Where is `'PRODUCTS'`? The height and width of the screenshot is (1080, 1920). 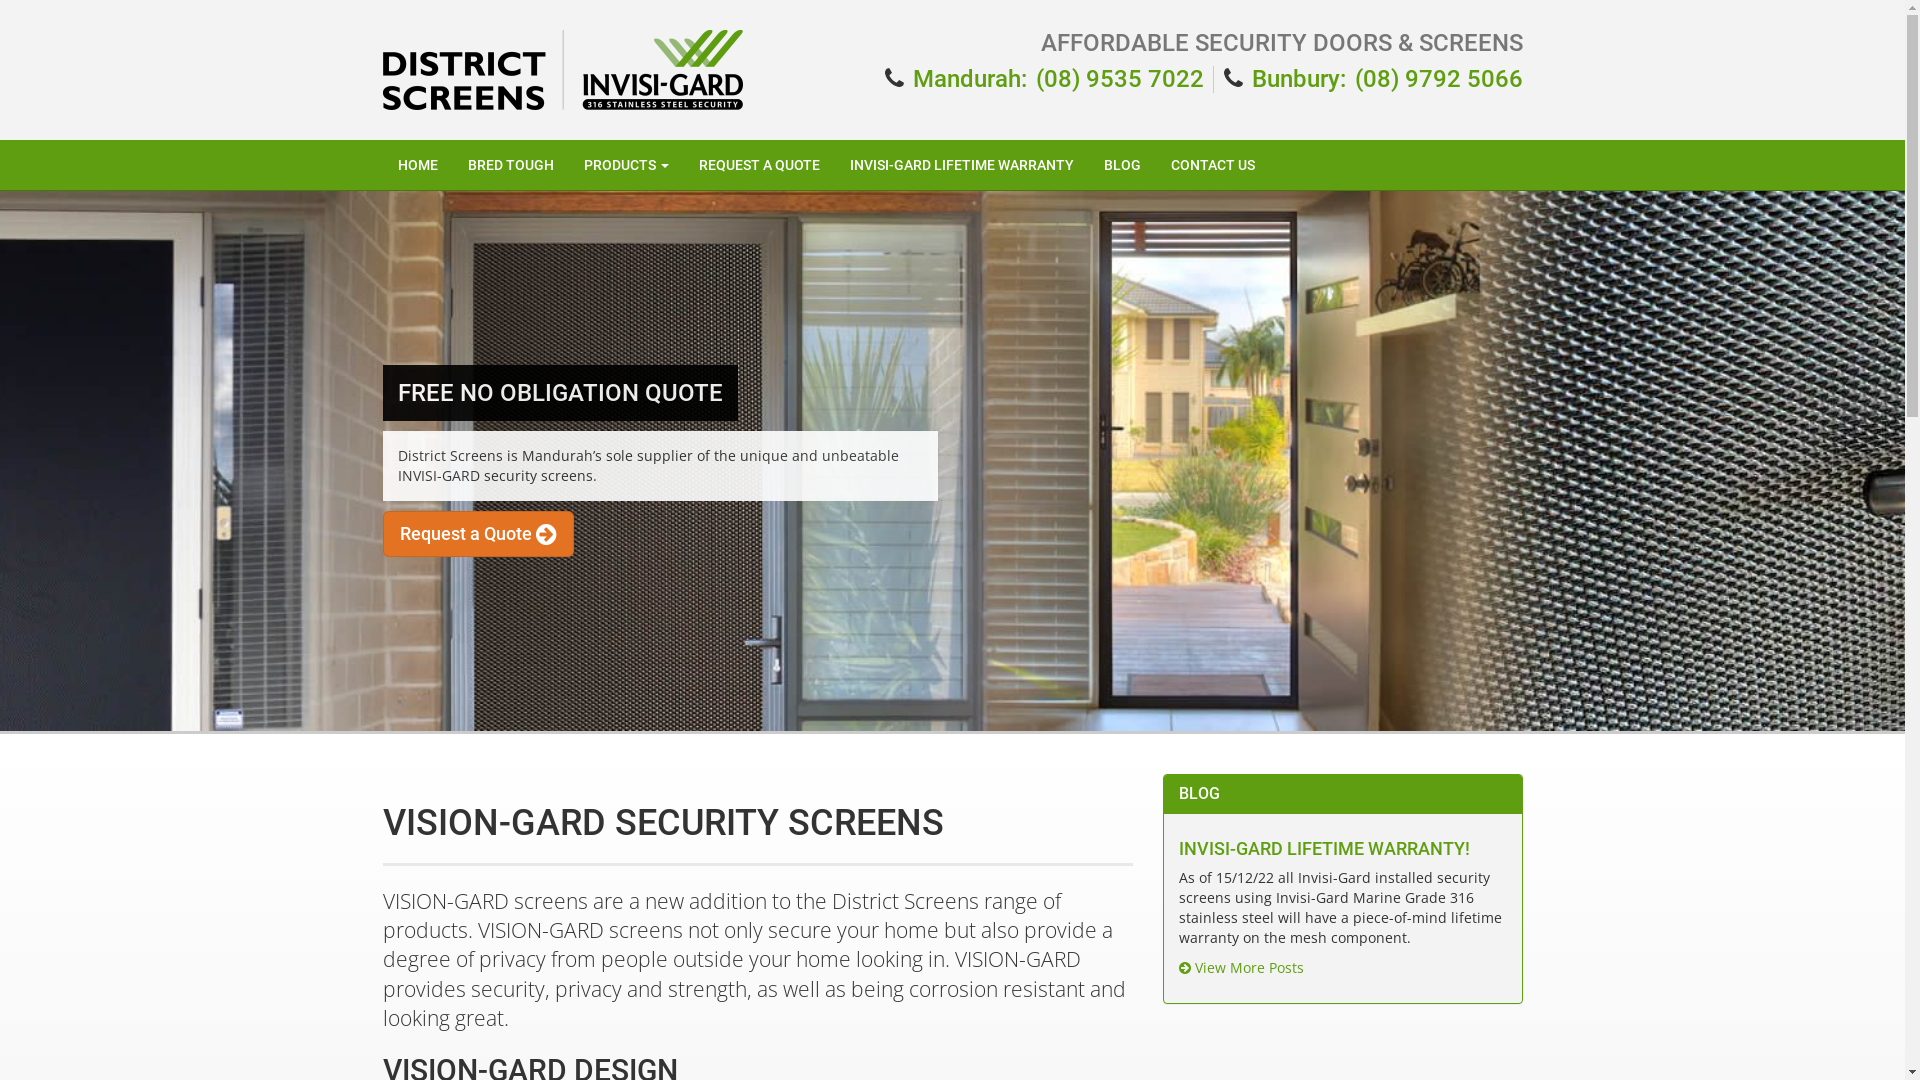 'PRODUCTS' is located at coordinates (624, 164).